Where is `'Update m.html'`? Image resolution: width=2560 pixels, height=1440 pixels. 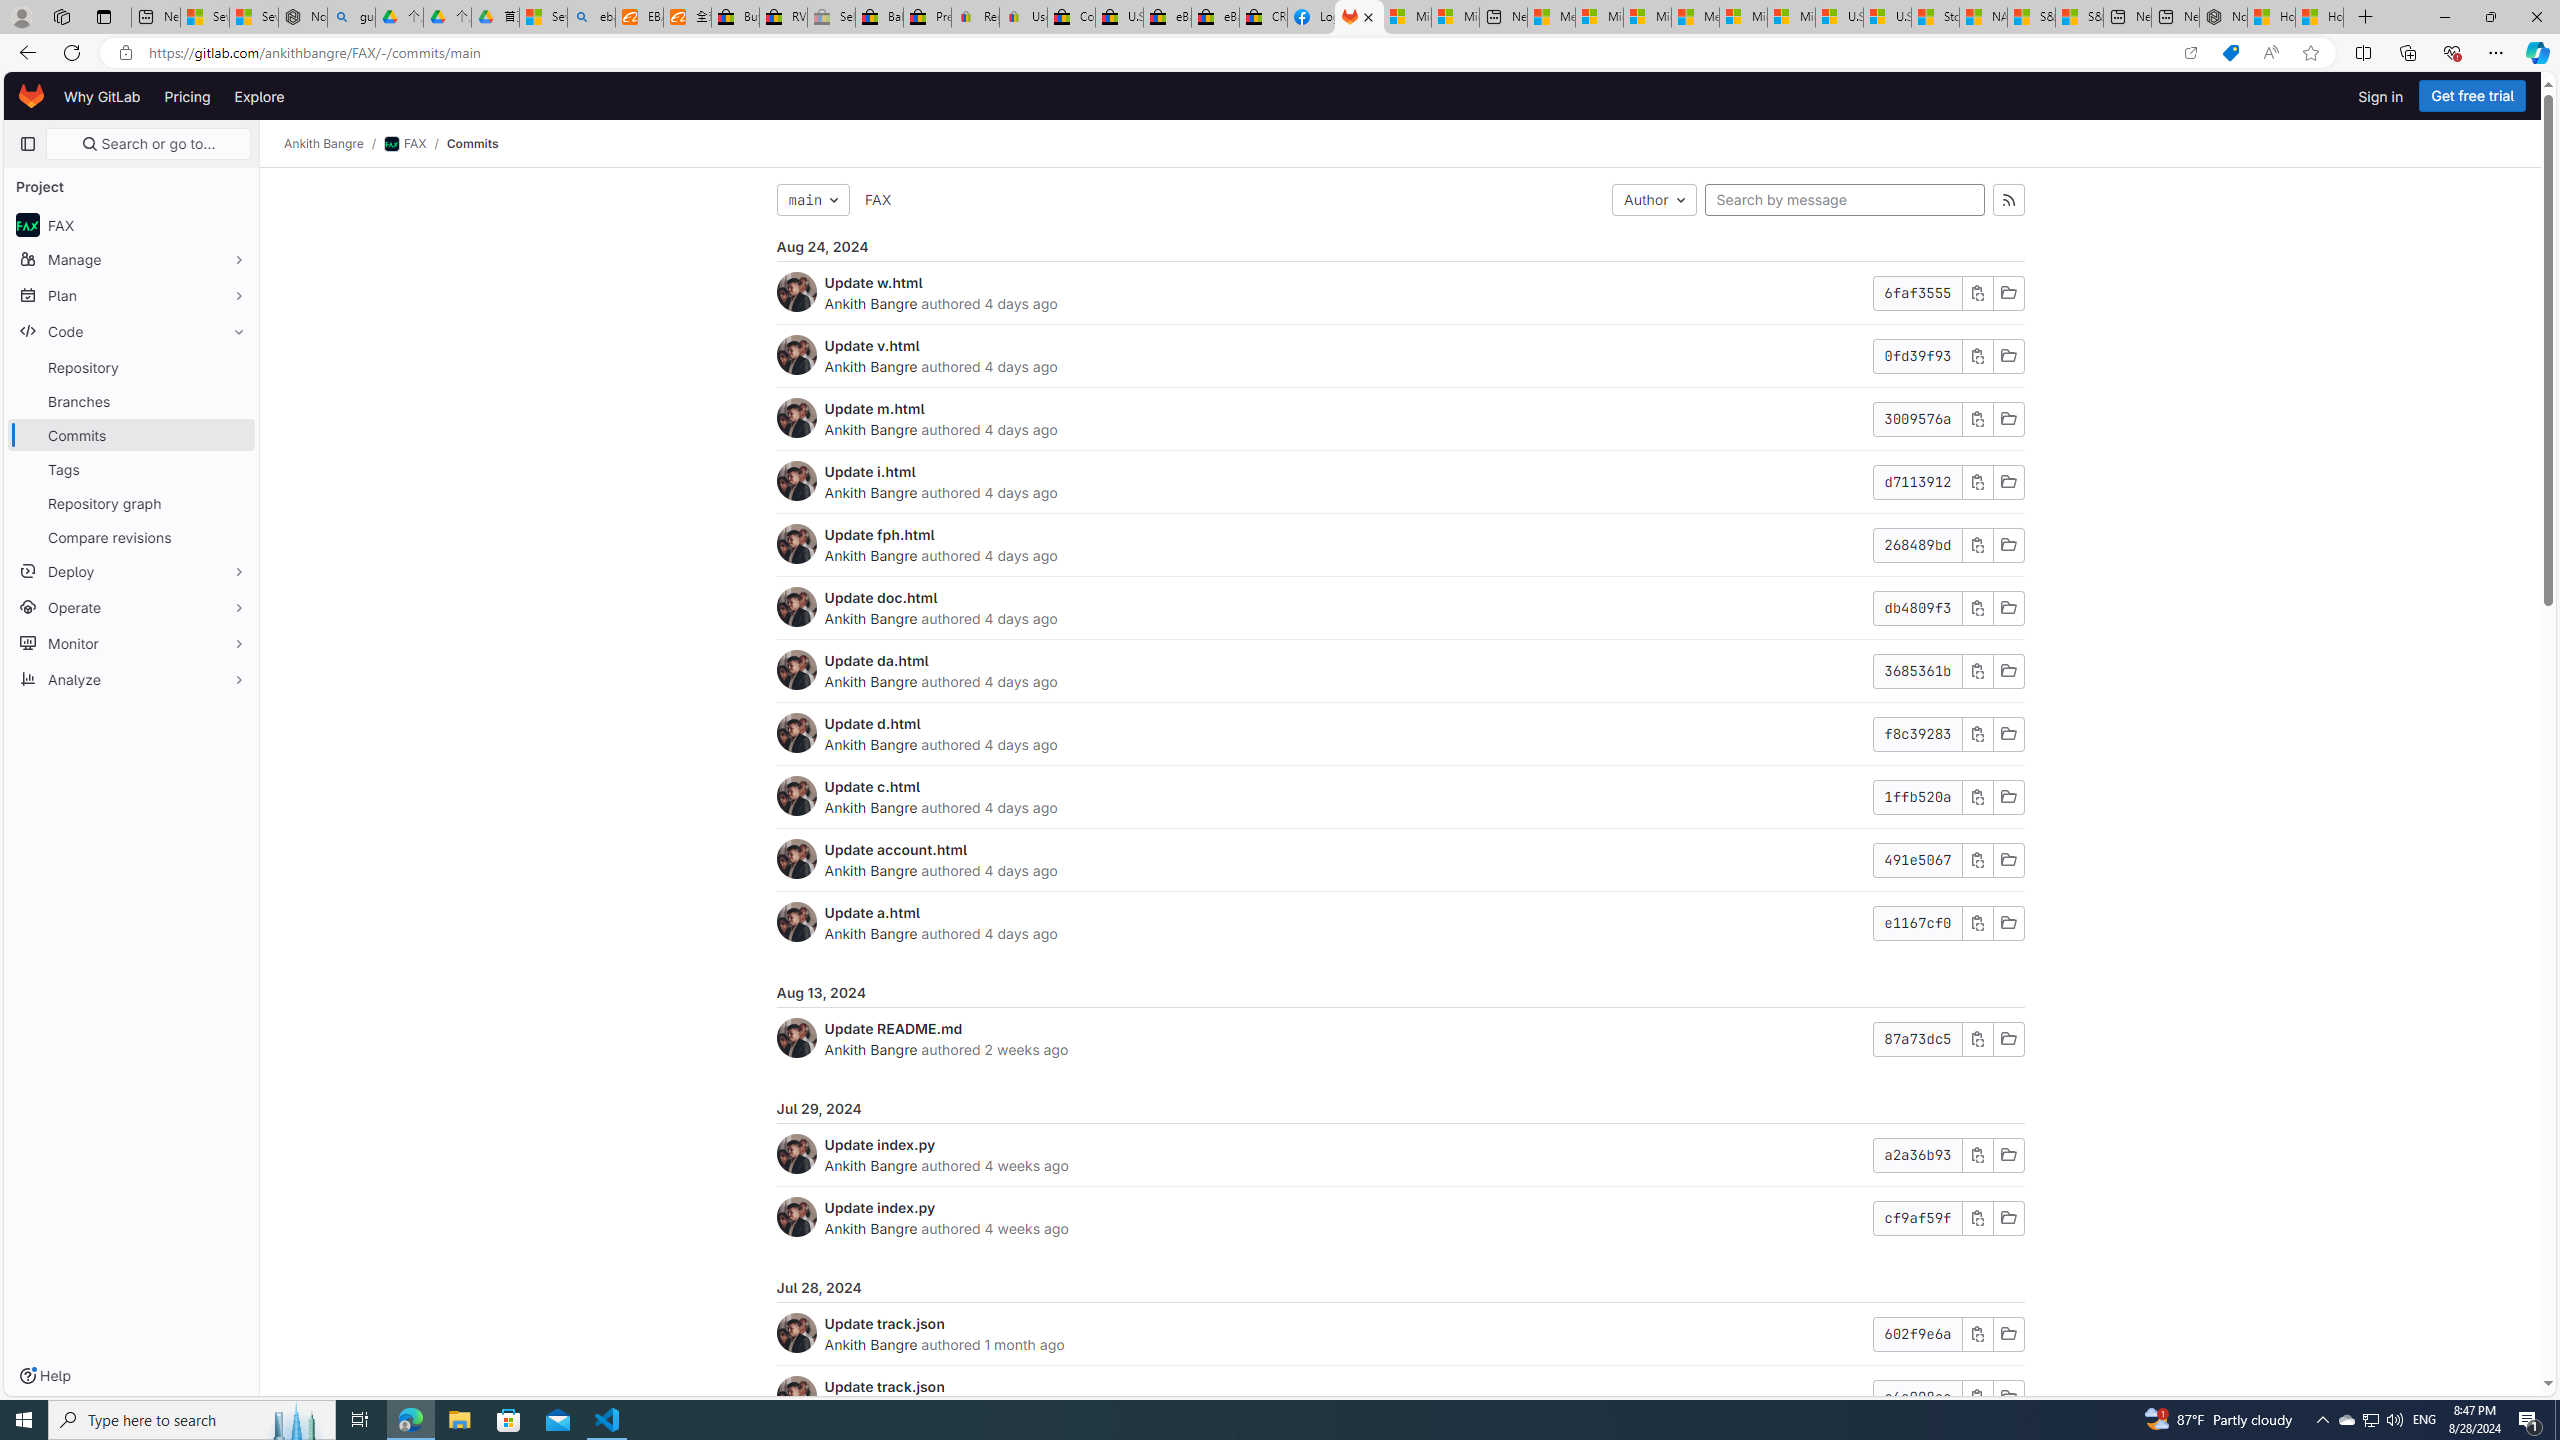
'Update m.html' is located at coordinates (873, 407).